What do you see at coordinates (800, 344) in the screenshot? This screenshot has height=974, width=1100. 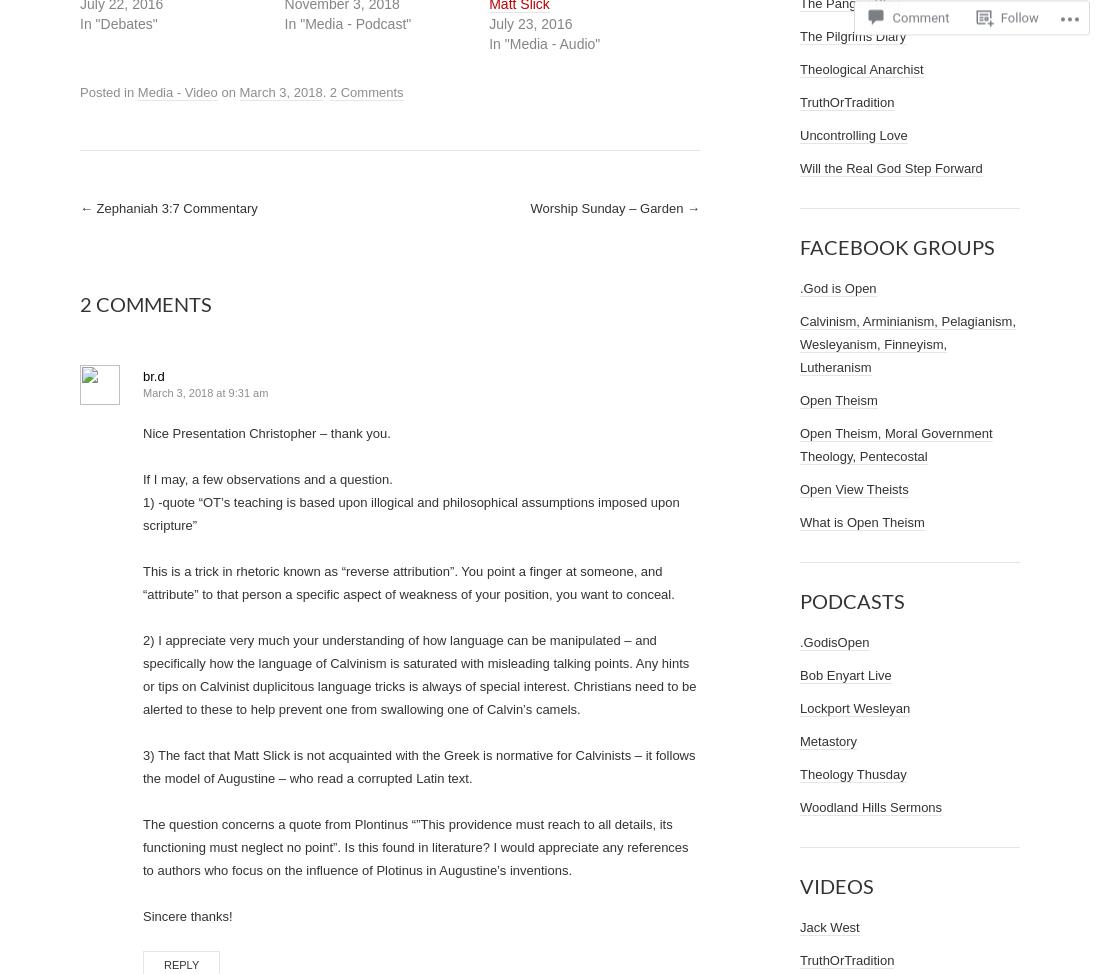 I see `'Calvinism, Arminianism, Pelagianism, Wesleyanism, Finneyism, Lutheranism'` at bounding box center [800, 344].